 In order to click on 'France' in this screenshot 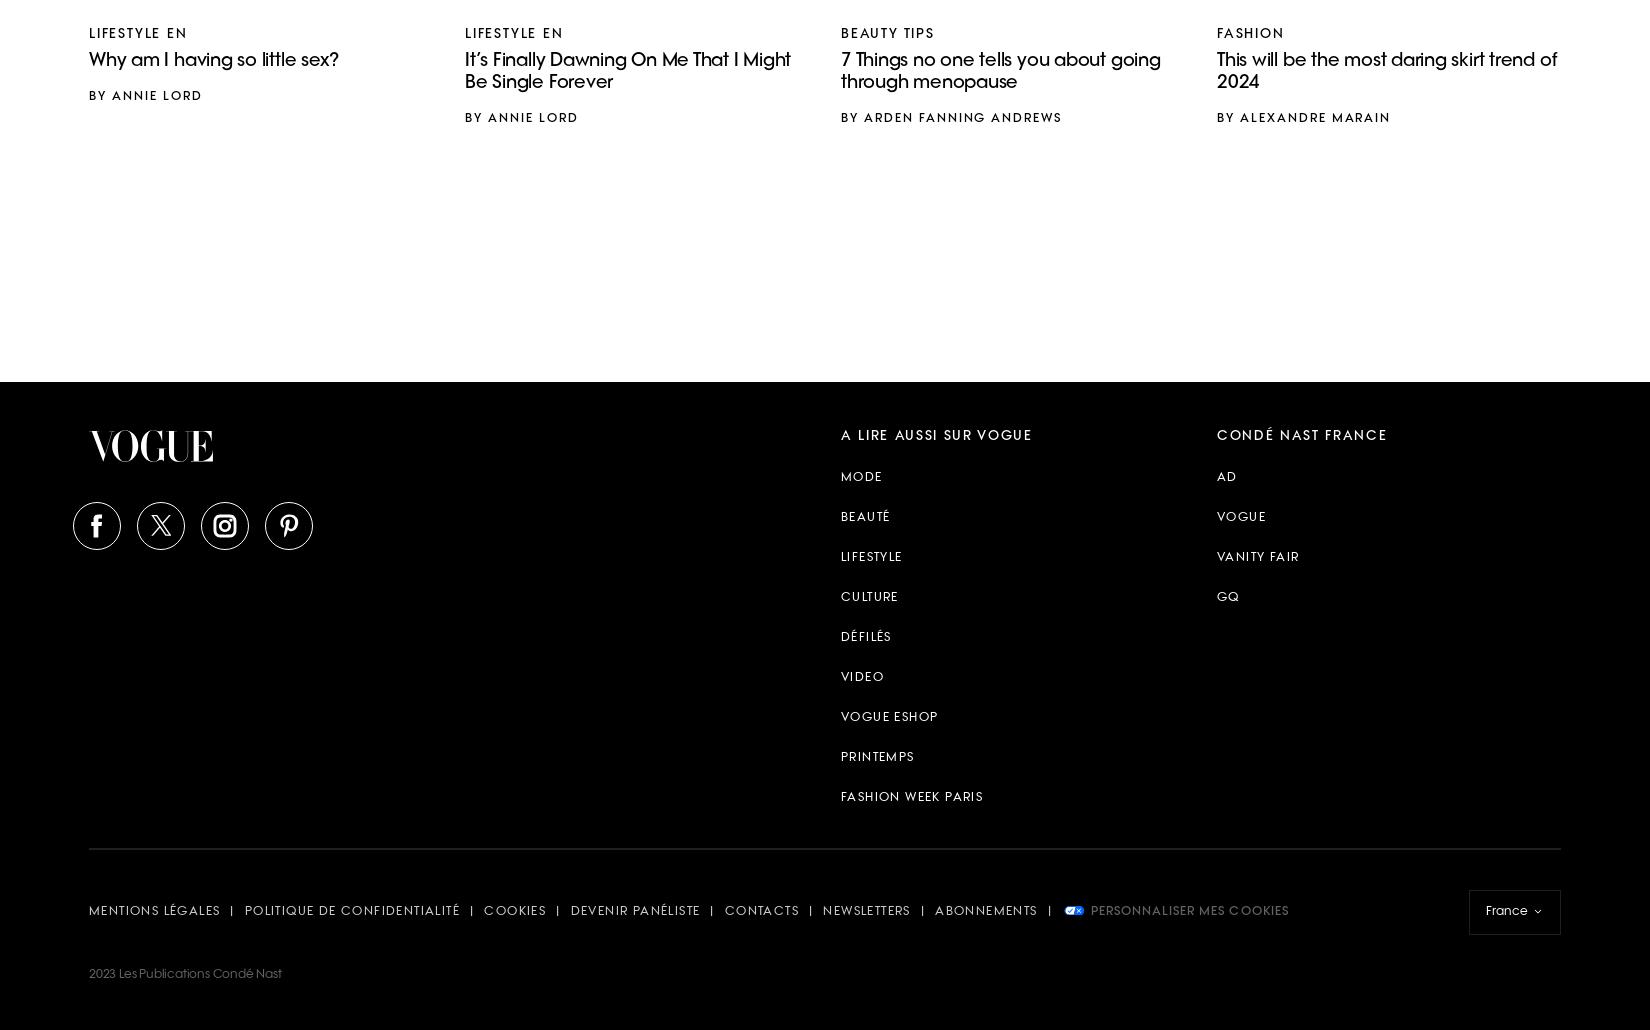, I will do `click(1505, 911)`.